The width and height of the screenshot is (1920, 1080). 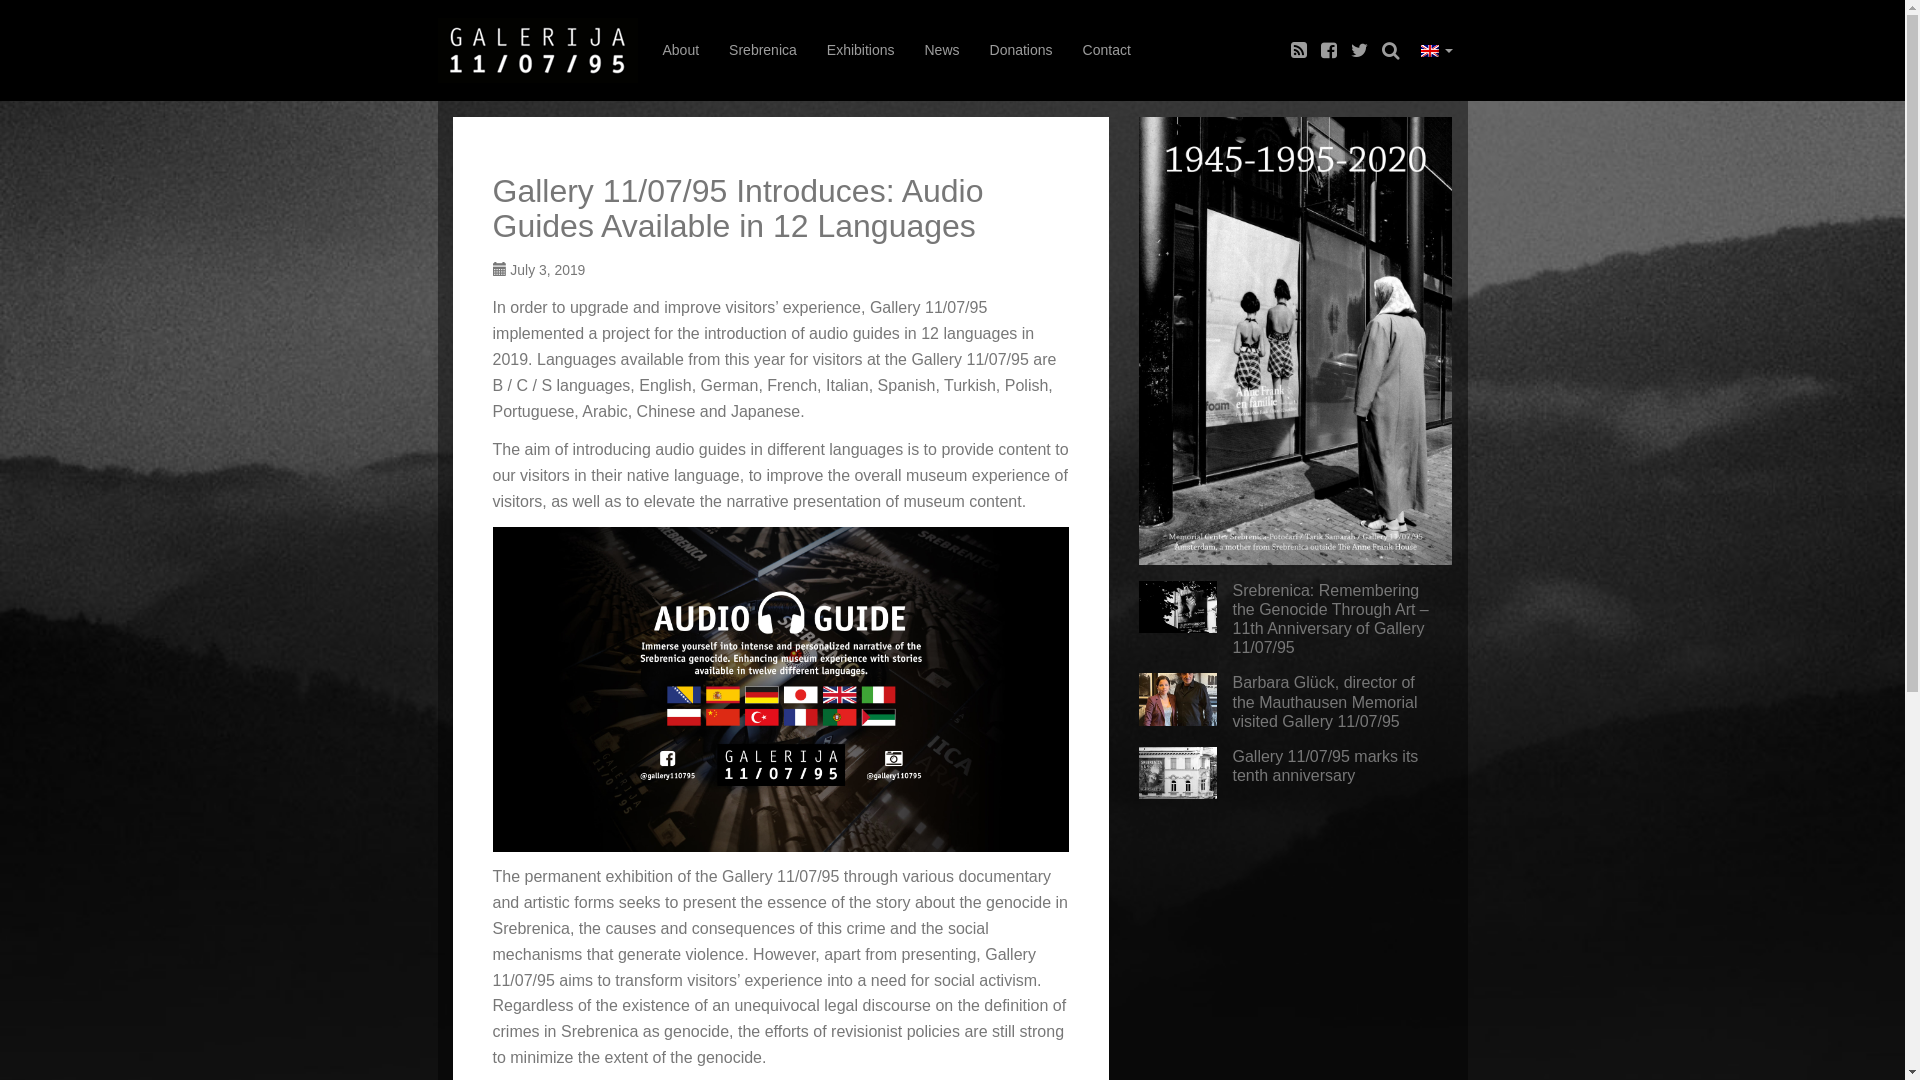 I want to click on 'rss', so click(x=1299, y=49).